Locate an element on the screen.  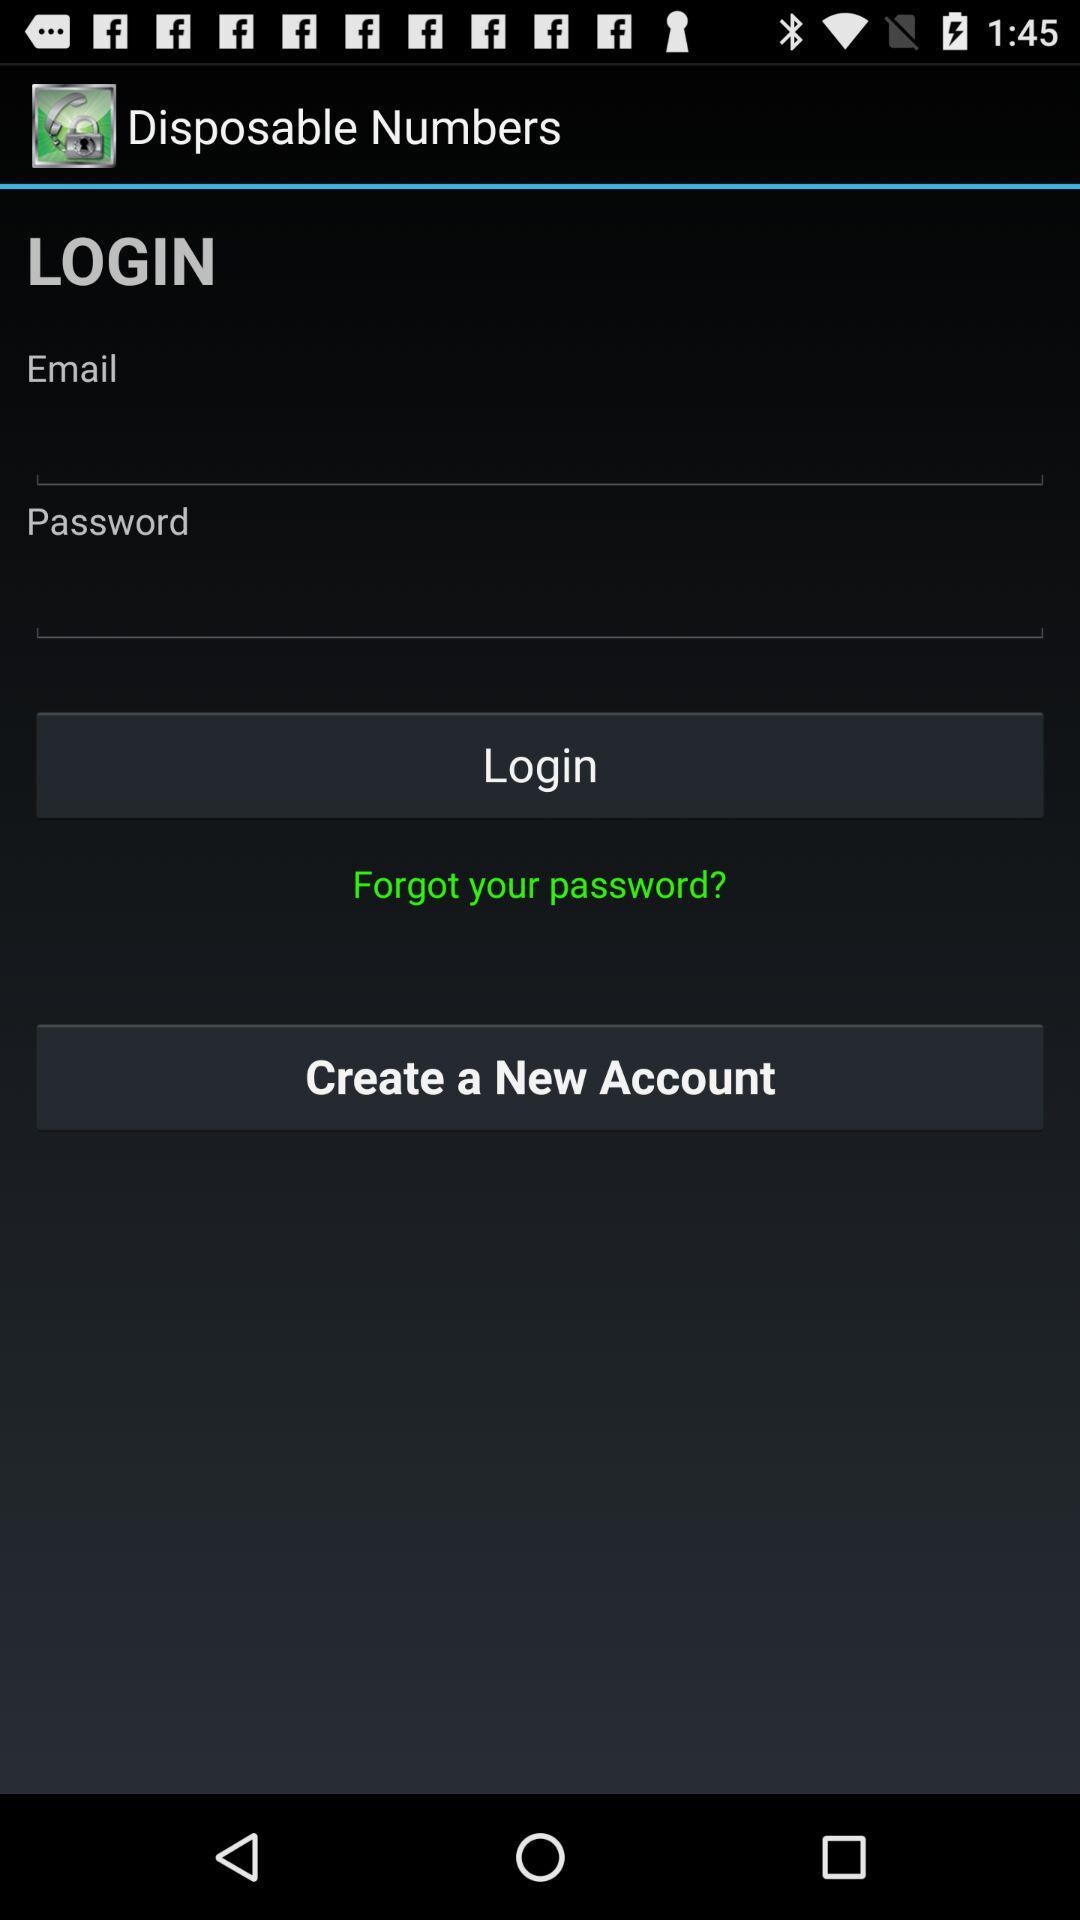
password here is located at coordinates (540, 595).